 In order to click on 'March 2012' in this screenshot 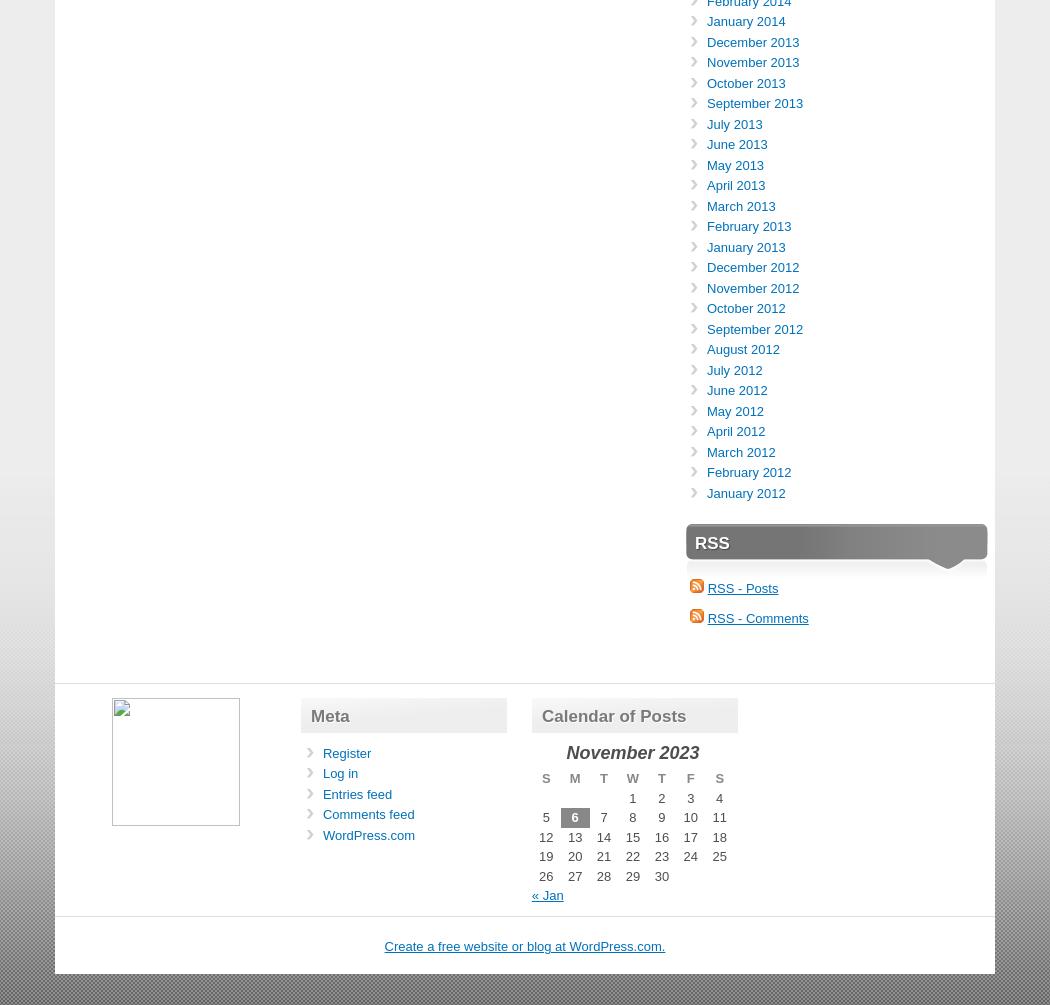, I will do `click(739, 451)`.